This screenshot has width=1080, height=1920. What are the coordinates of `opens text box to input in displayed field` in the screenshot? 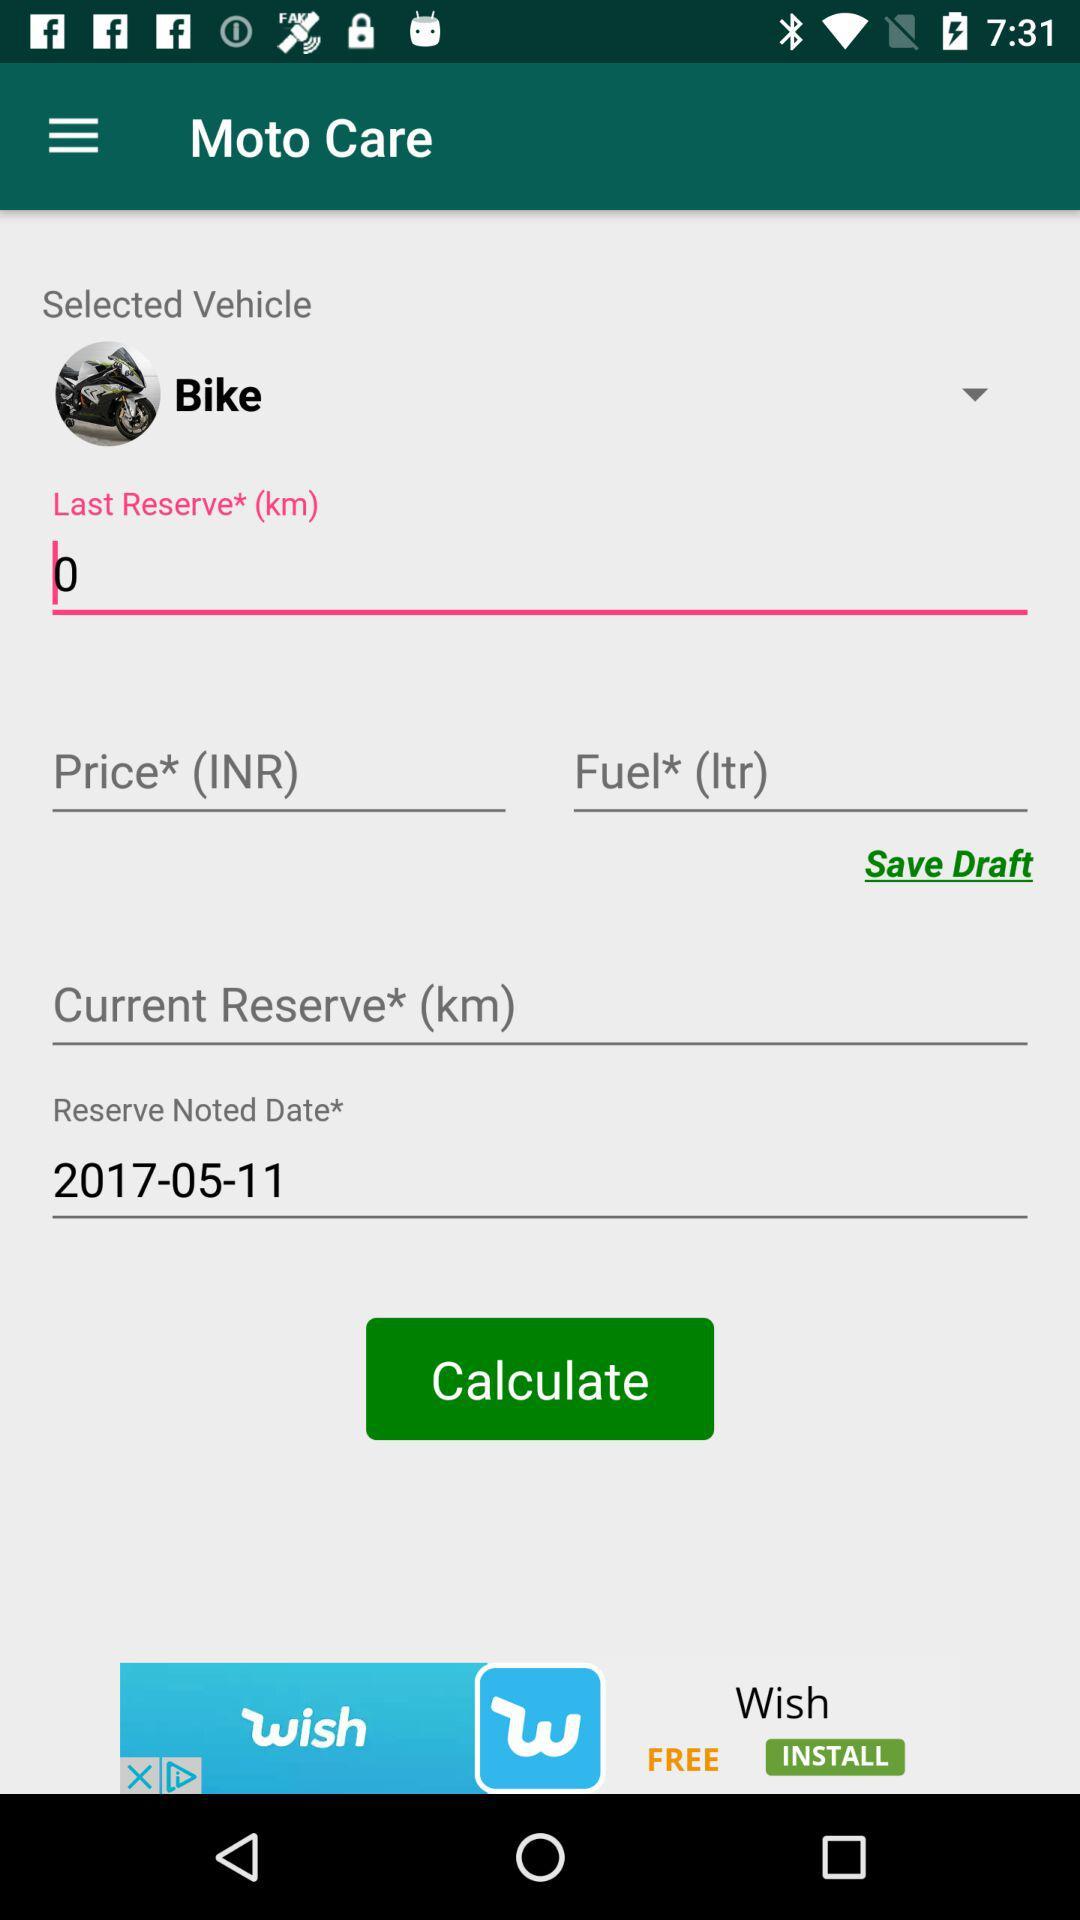 It's located at (278, 772).